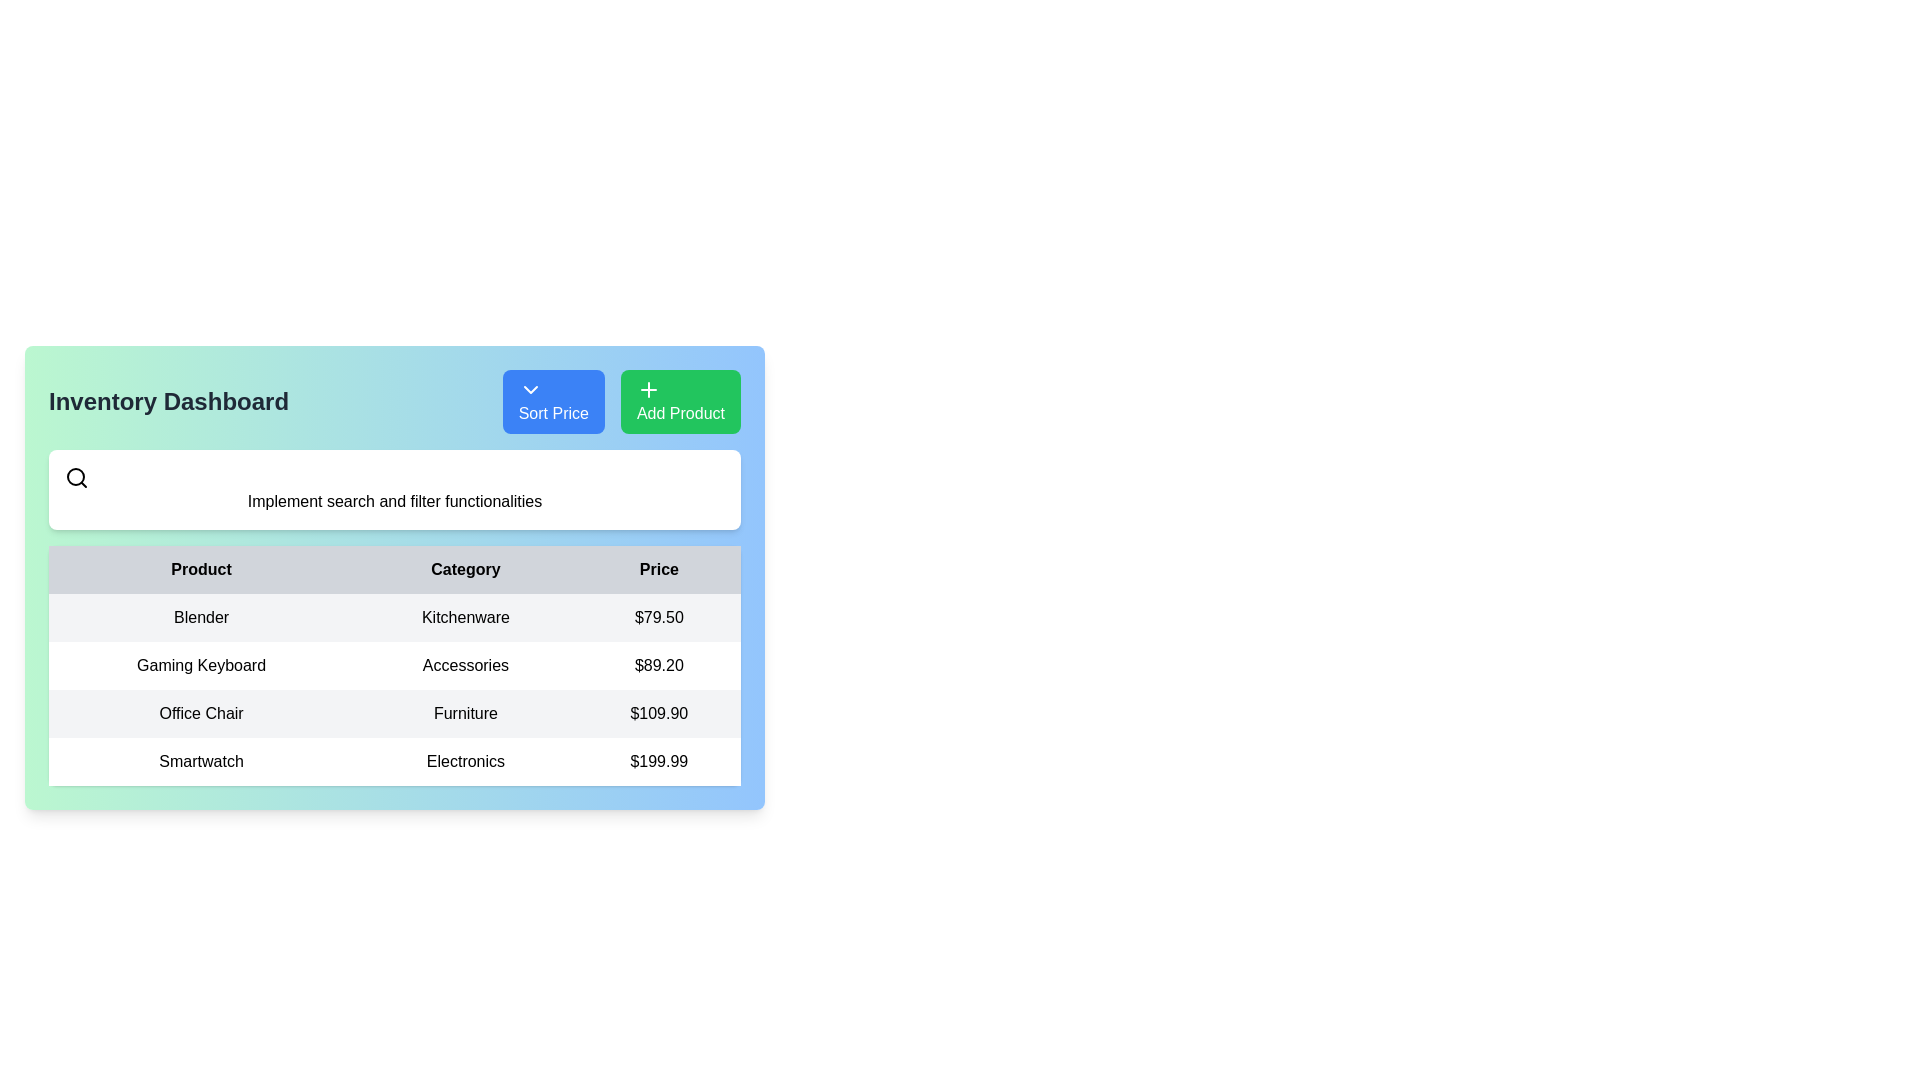 This screenshot has width=1920, height=1080. I want to click on title of the Inventory Dashboard section, which is displayed as a Text Label at the top-left corner of the interface, so click(168, 401).